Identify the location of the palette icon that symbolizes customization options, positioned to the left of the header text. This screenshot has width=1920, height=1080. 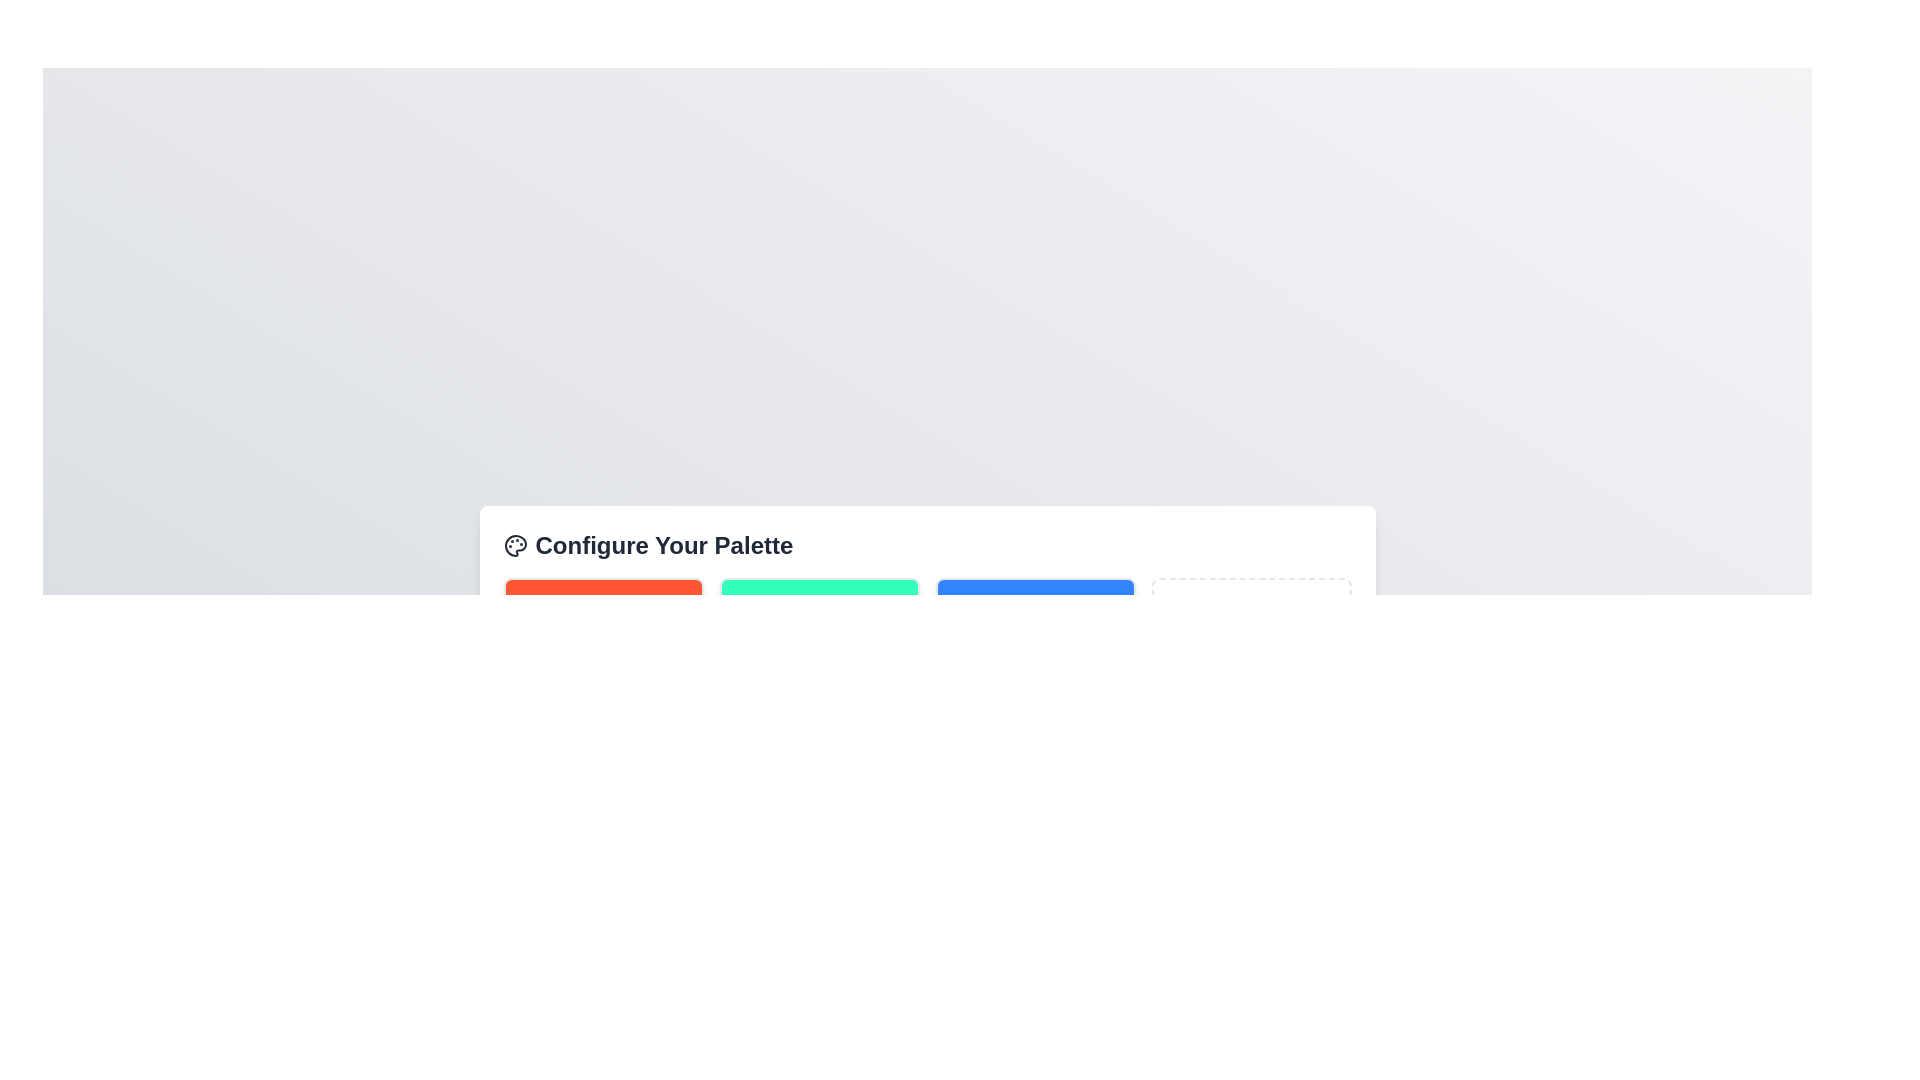
(515, 546).